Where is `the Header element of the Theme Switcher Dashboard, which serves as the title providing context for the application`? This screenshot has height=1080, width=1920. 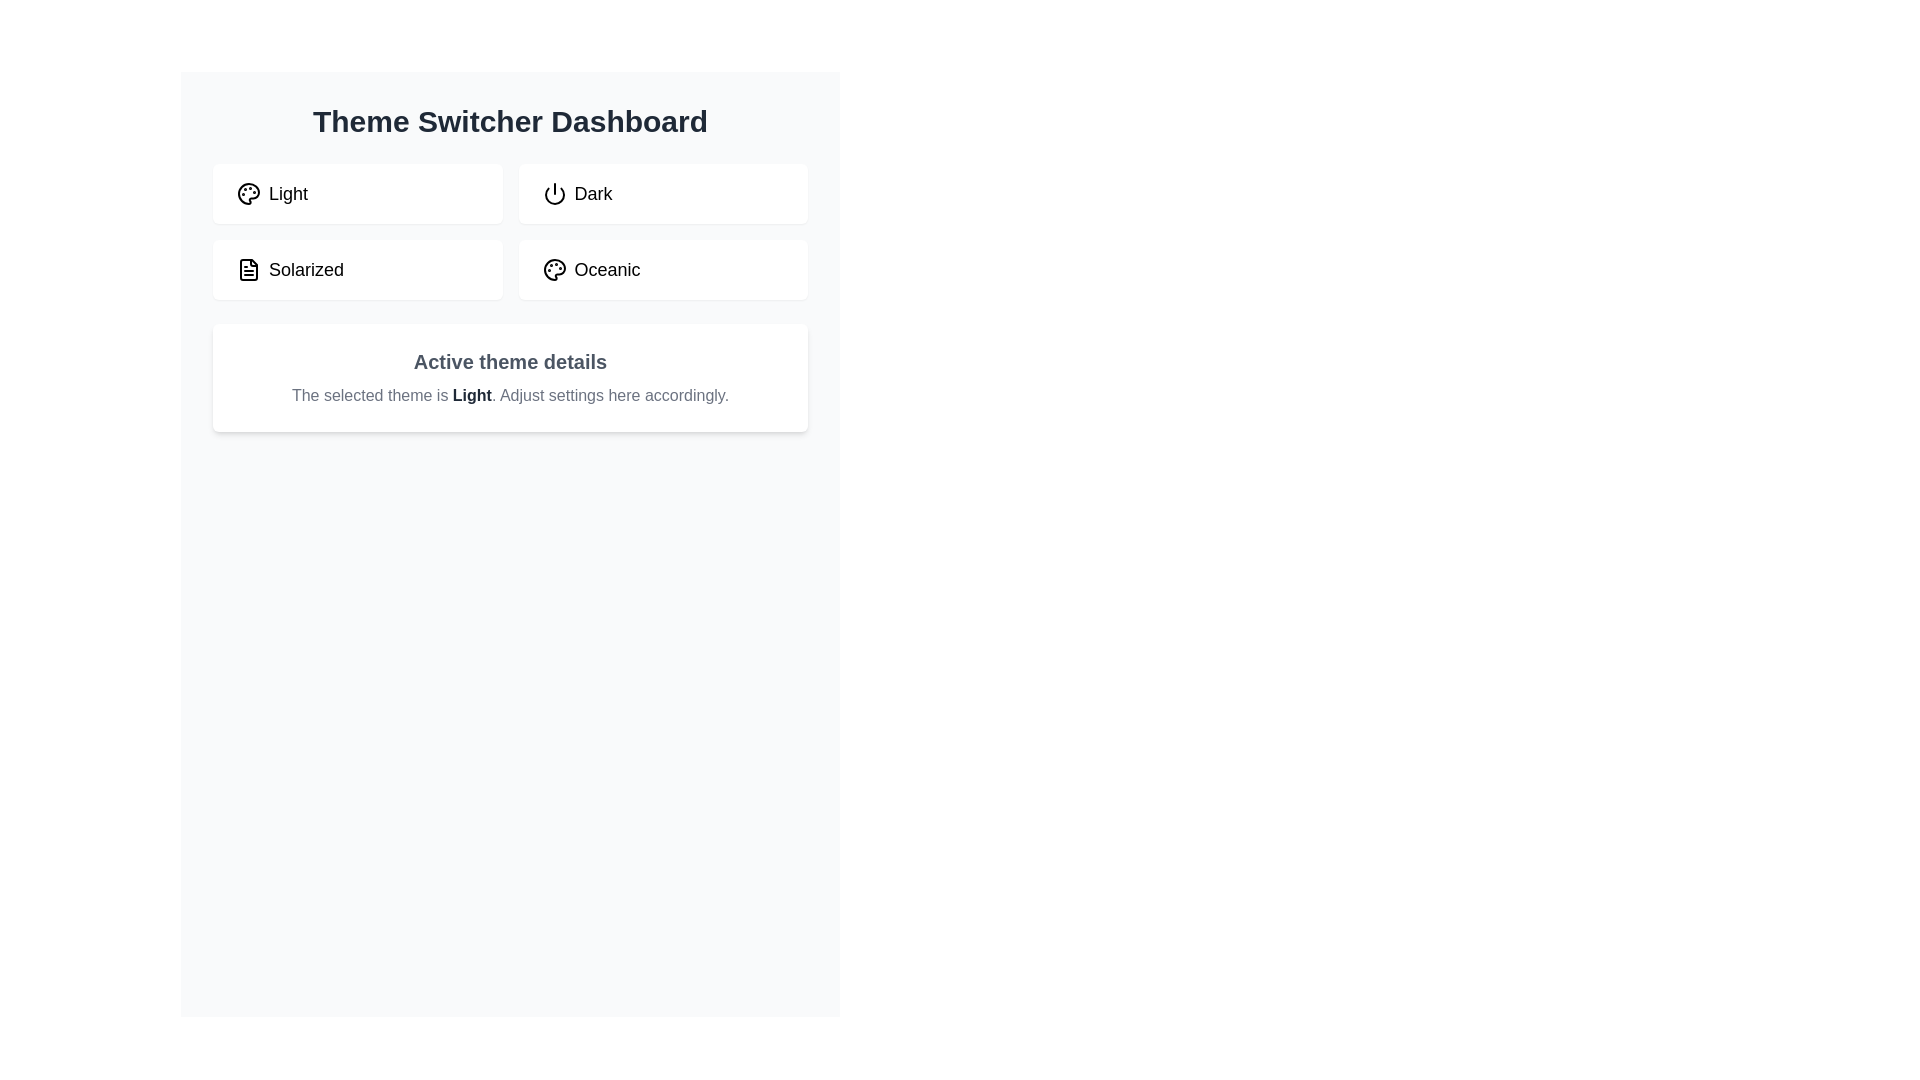
the Header element of the Theme Switcher Dashboard, which serves as the title providing context for the application is located at coordinates (510, 122).